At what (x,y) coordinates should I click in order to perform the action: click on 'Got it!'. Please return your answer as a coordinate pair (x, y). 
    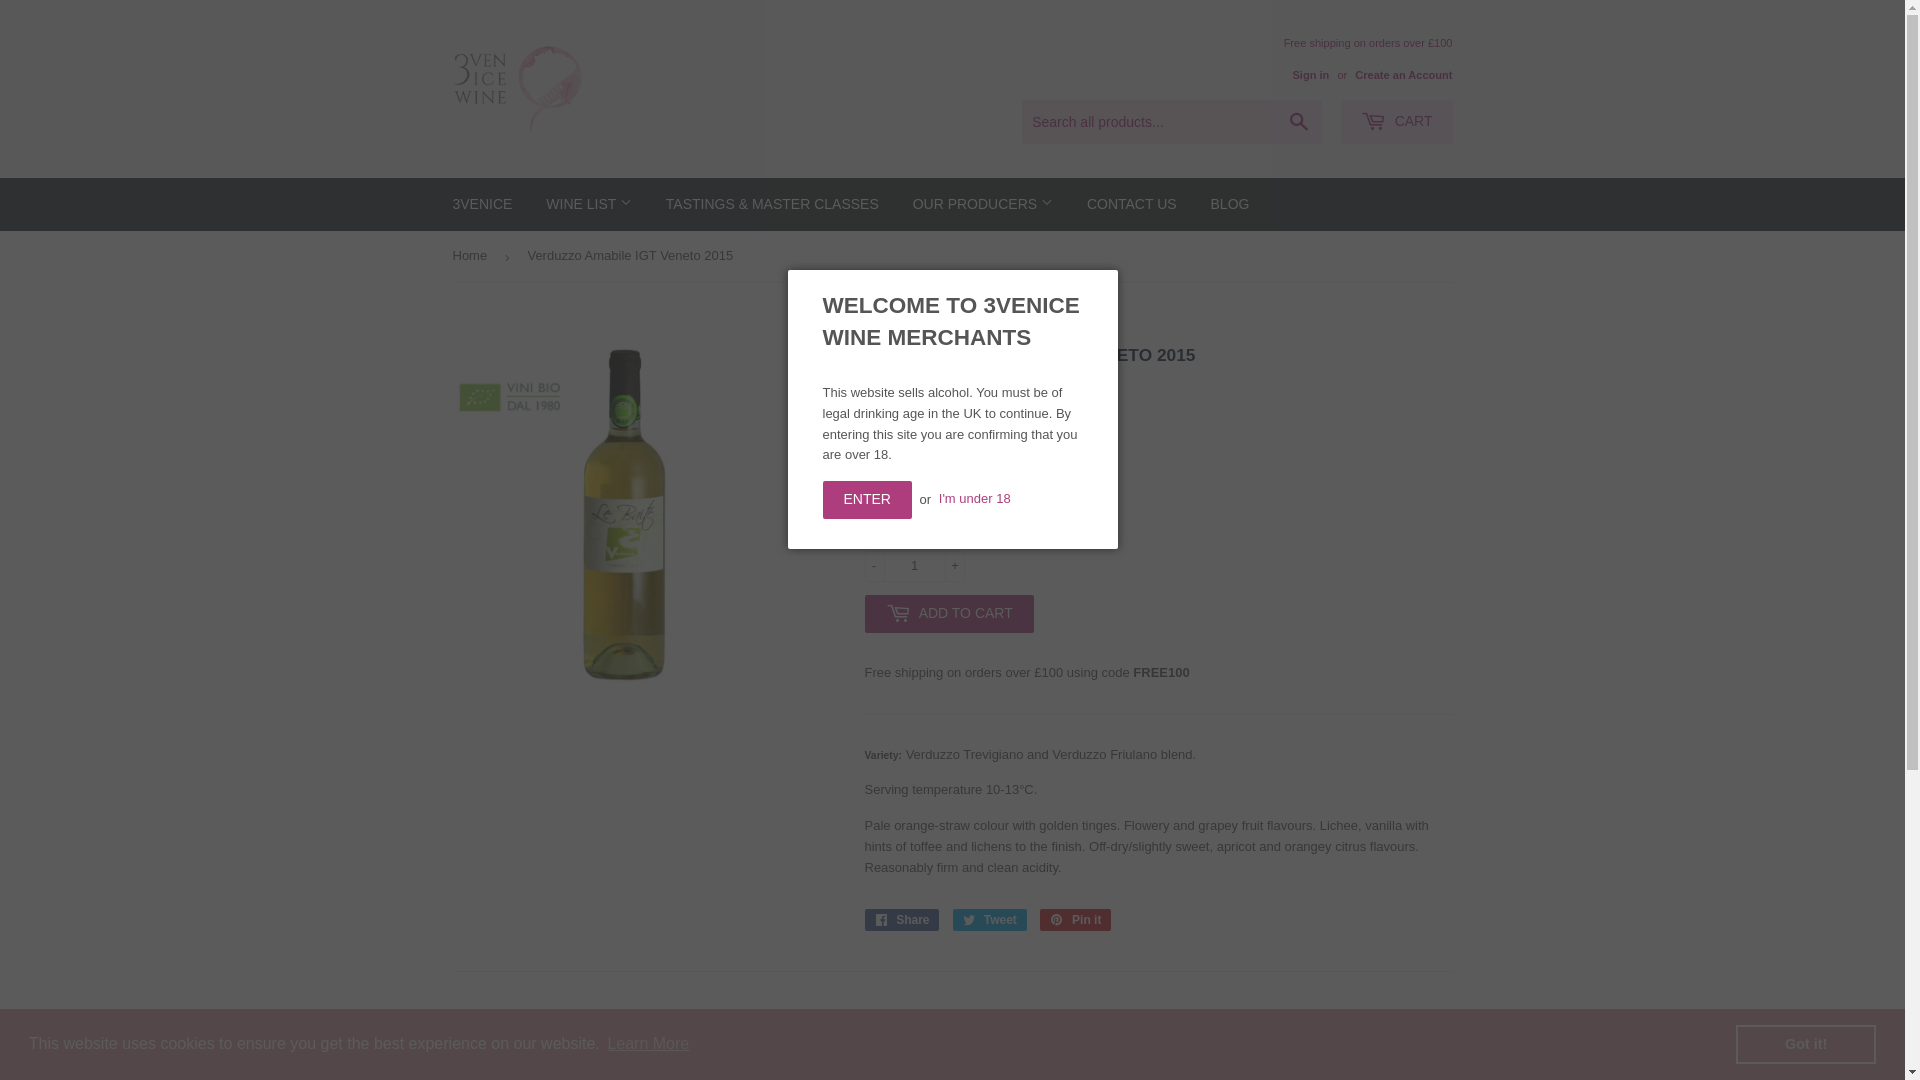
    Looking at the image, I should click on (1735, 1043).